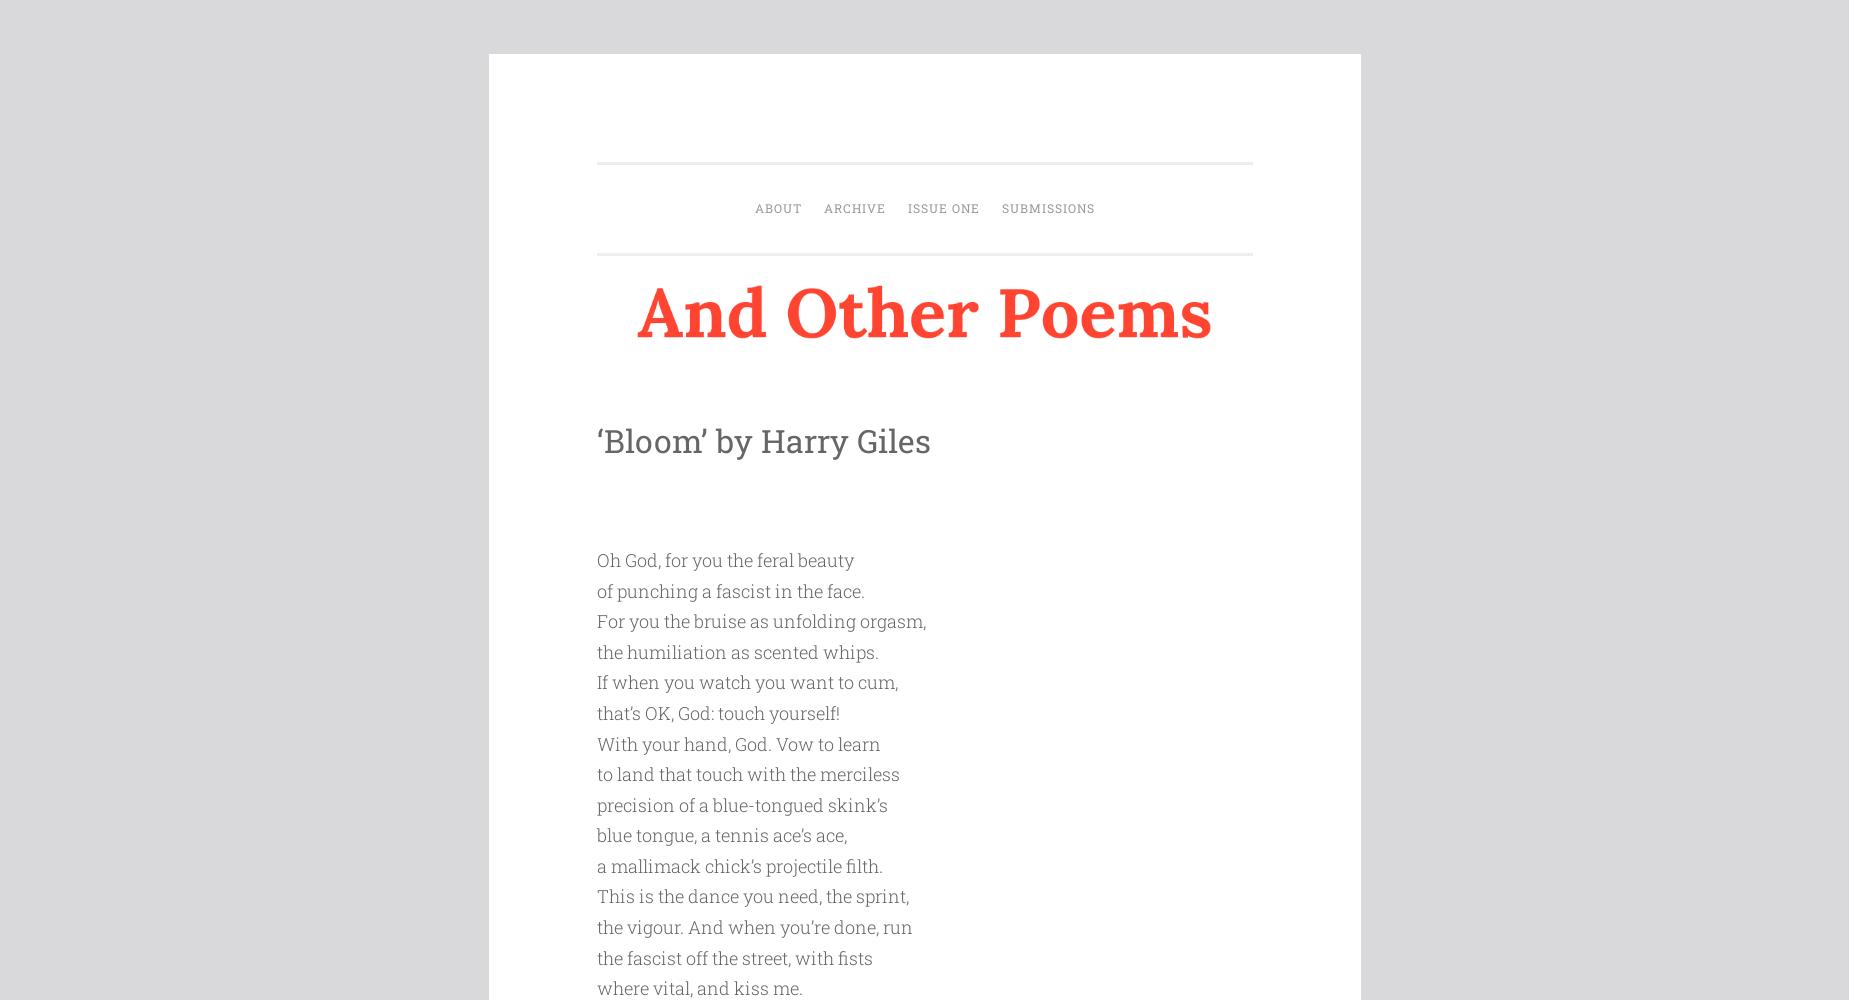  Describe the element at coordinates (733, 956) in the screenshot. I see `'the fascist off the street, with fists'` at that location.